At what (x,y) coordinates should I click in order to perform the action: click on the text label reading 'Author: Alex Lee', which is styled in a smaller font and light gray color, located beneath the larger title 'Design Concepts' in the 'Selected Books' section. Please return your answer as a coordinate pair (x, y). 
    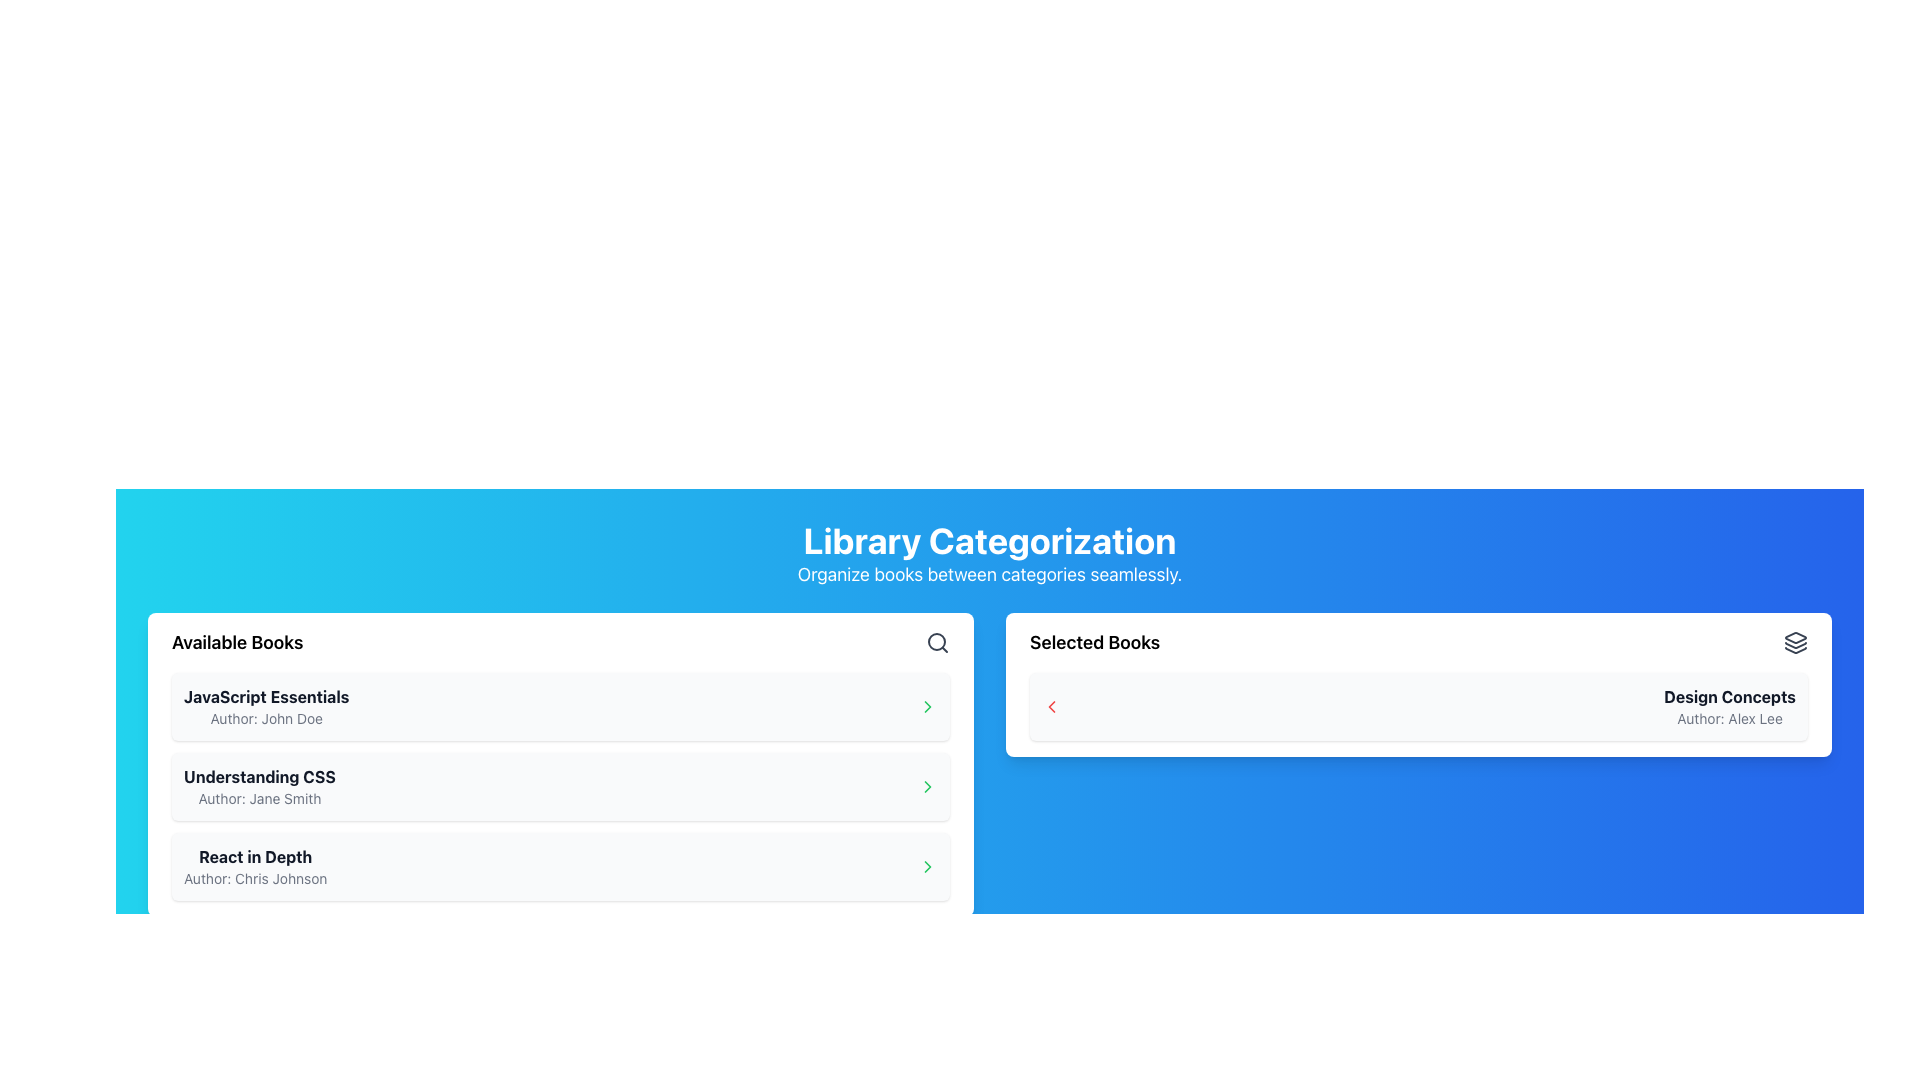
    Looking at the image, I should click on (1729, 717).